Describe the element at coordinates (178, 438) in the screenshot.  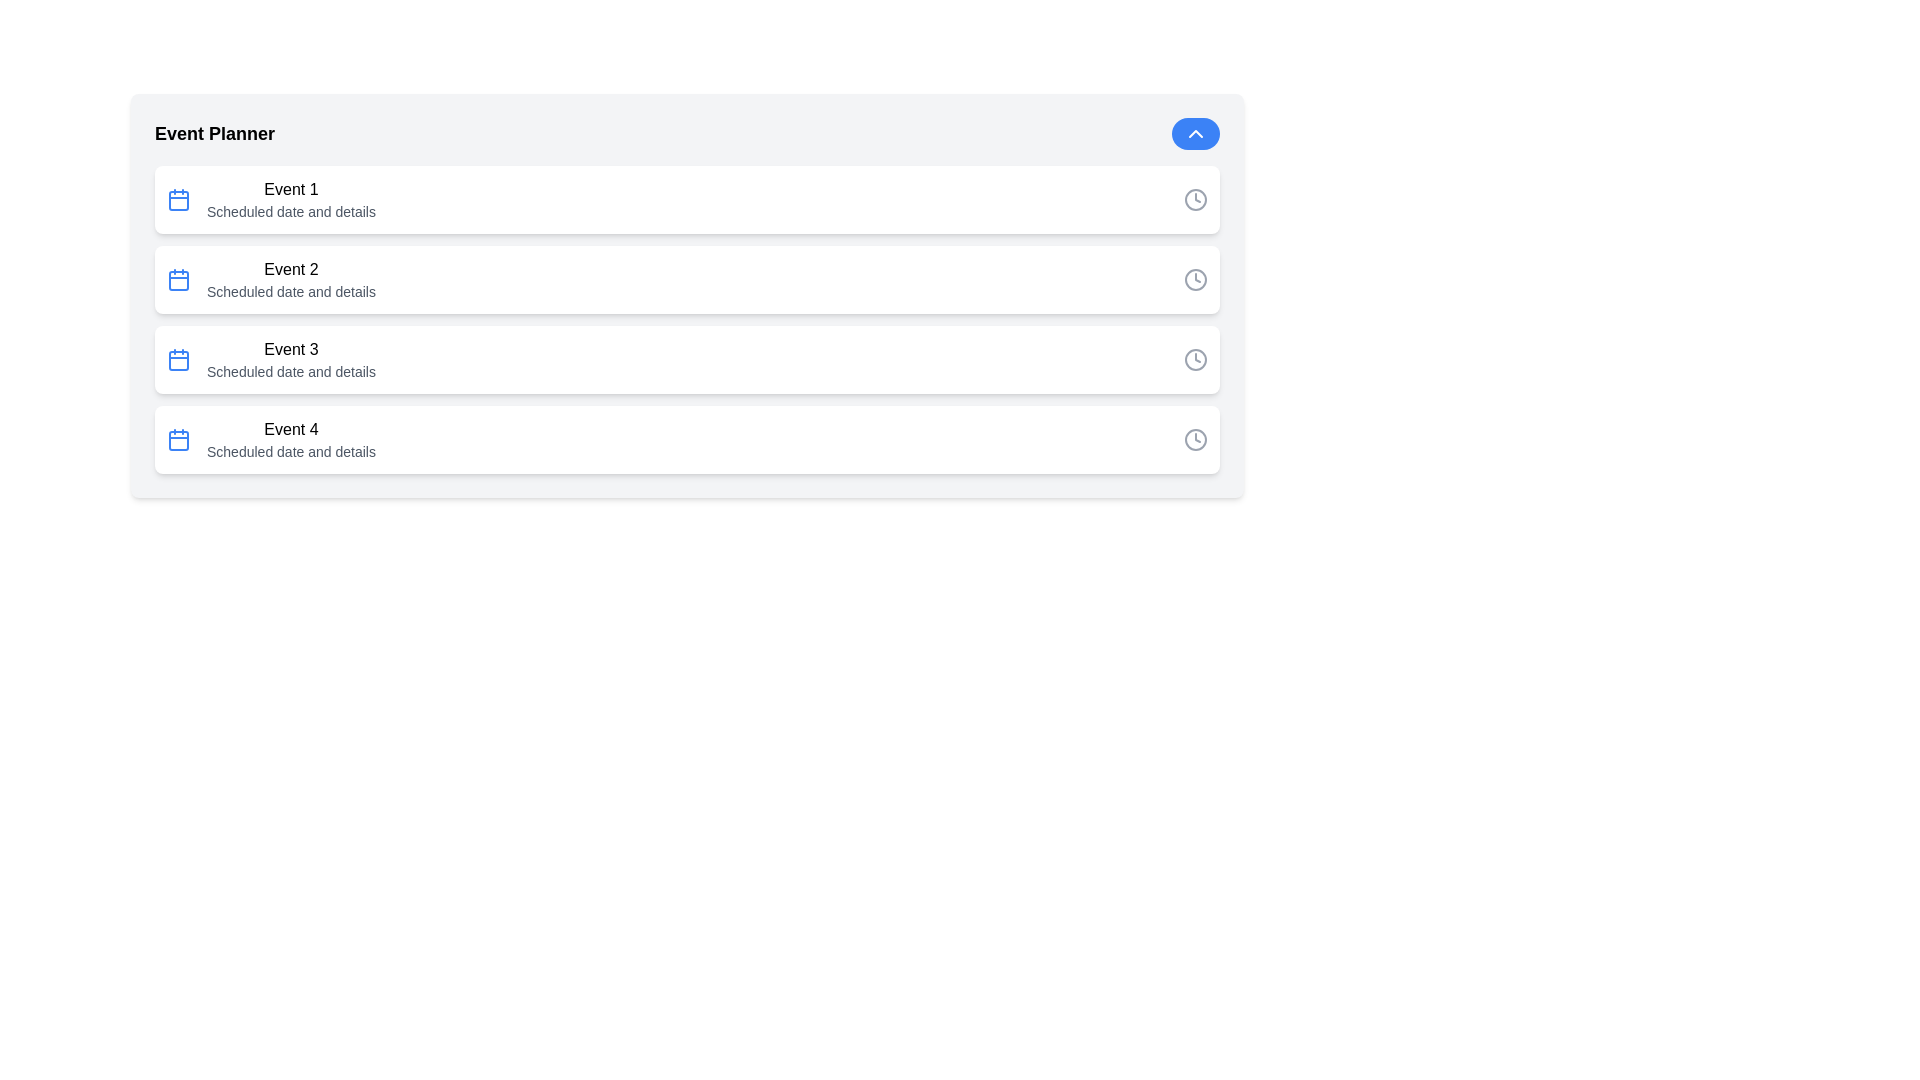
I see `the calendar icon located at the leftmost part of the 'Event 4' card, which is the fourth entry in the list beneath 'Event Planner'` at that location.